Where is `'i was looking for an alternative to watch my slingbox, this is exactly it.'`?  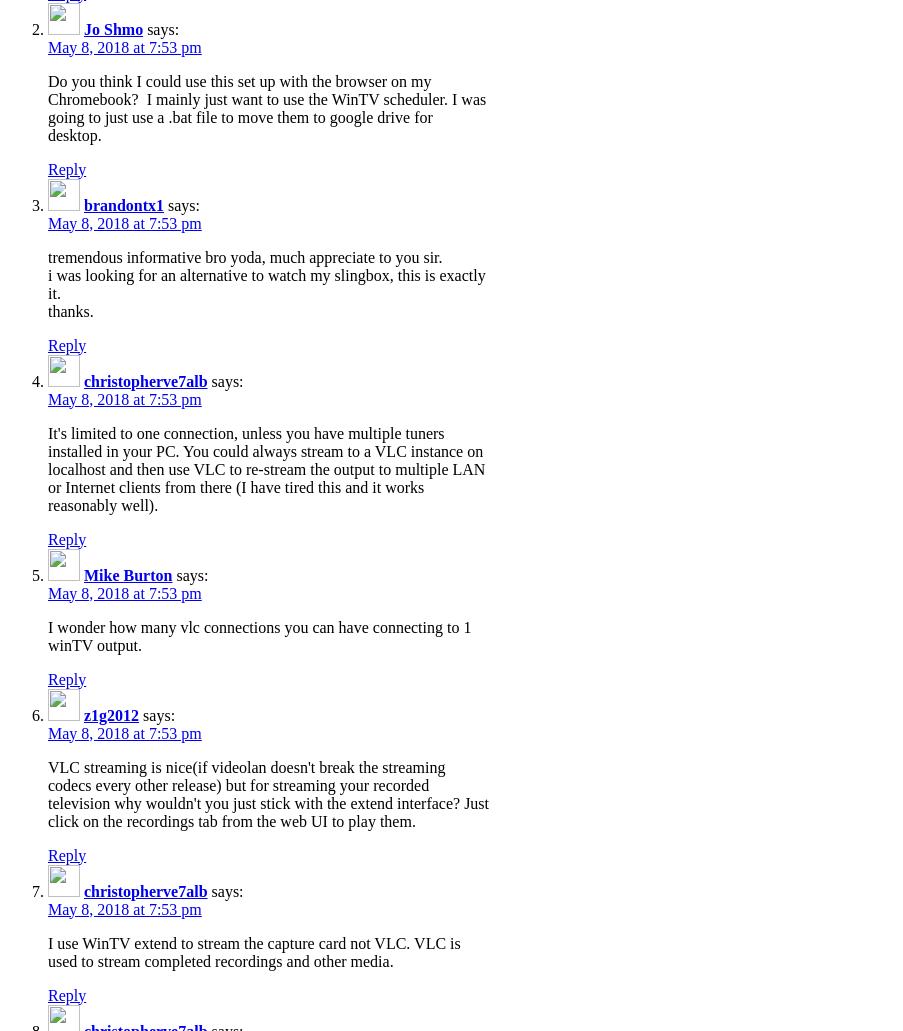 'i was looking for an alternative to watch my slingbox, this is exactly it.' is located at coordinates (265, 283).